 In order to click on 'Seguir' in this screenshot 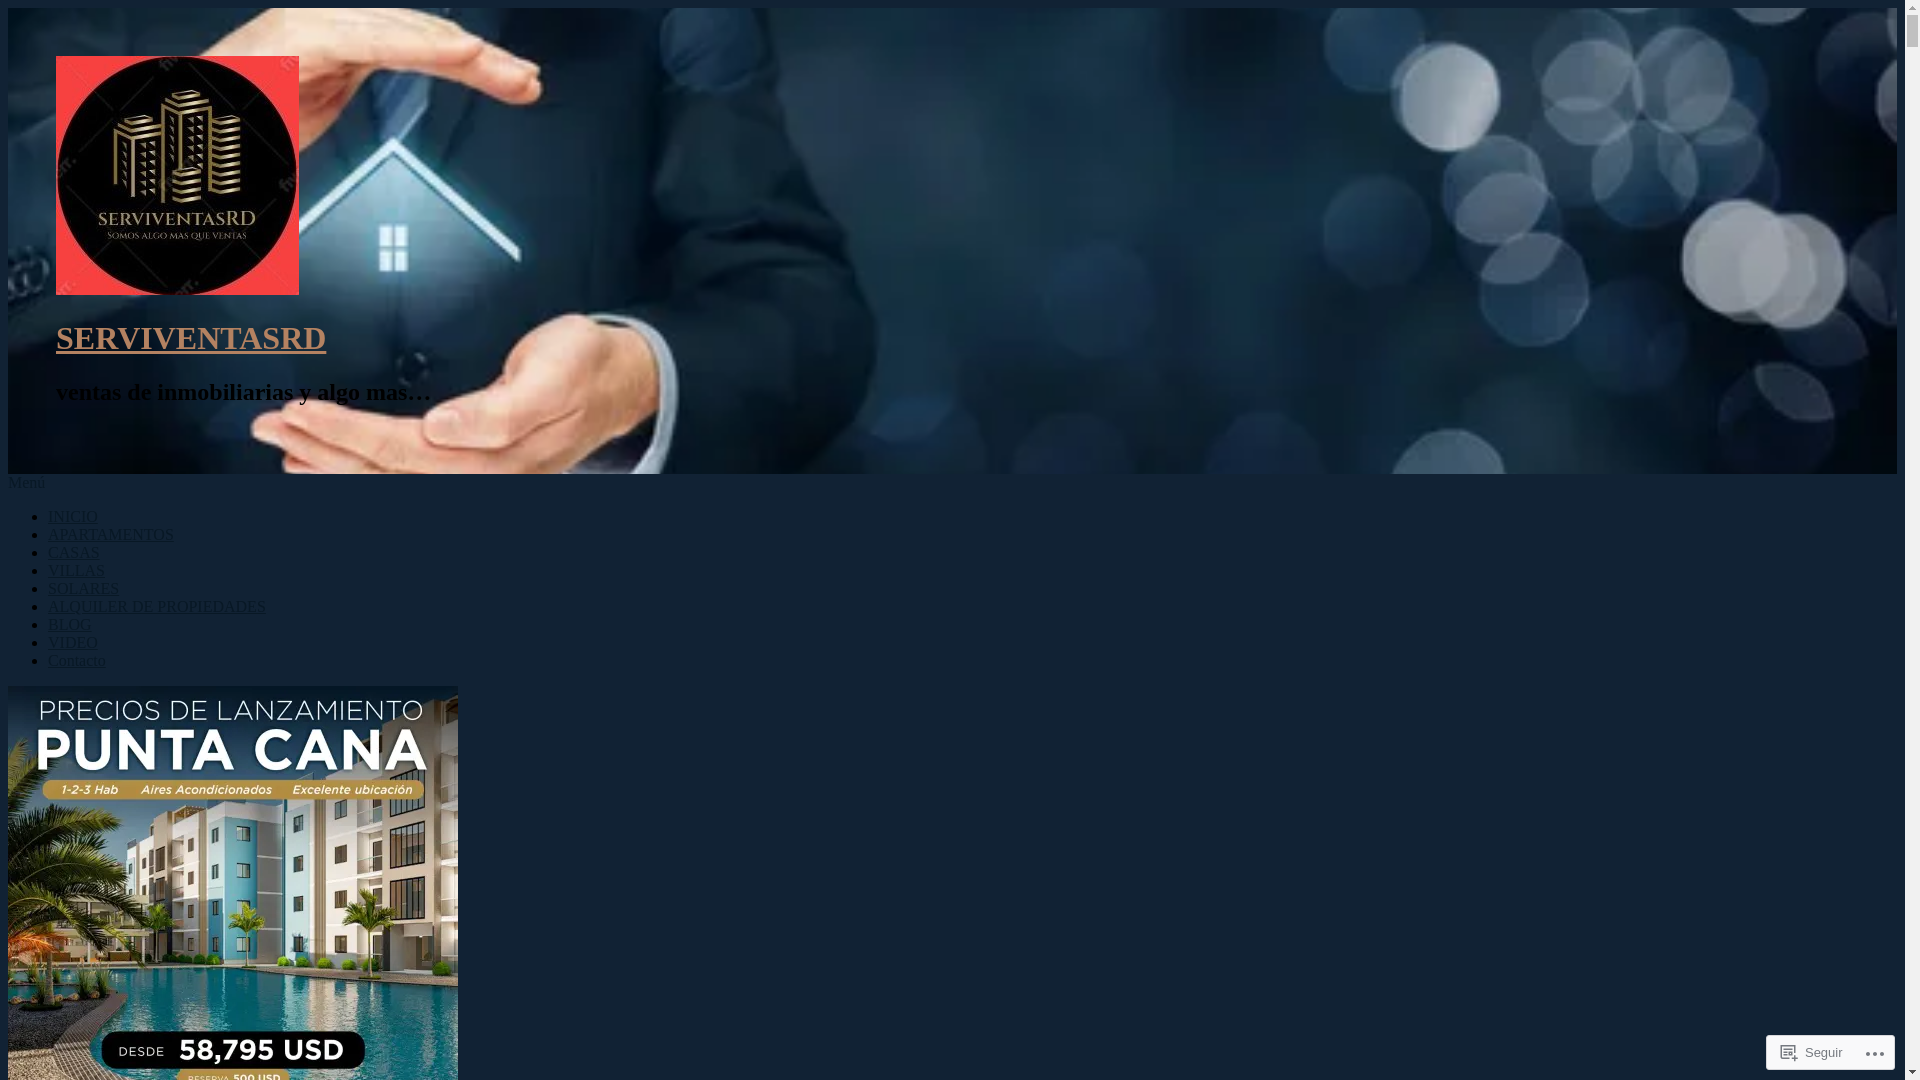, I will do `click(1812, 1051)`.